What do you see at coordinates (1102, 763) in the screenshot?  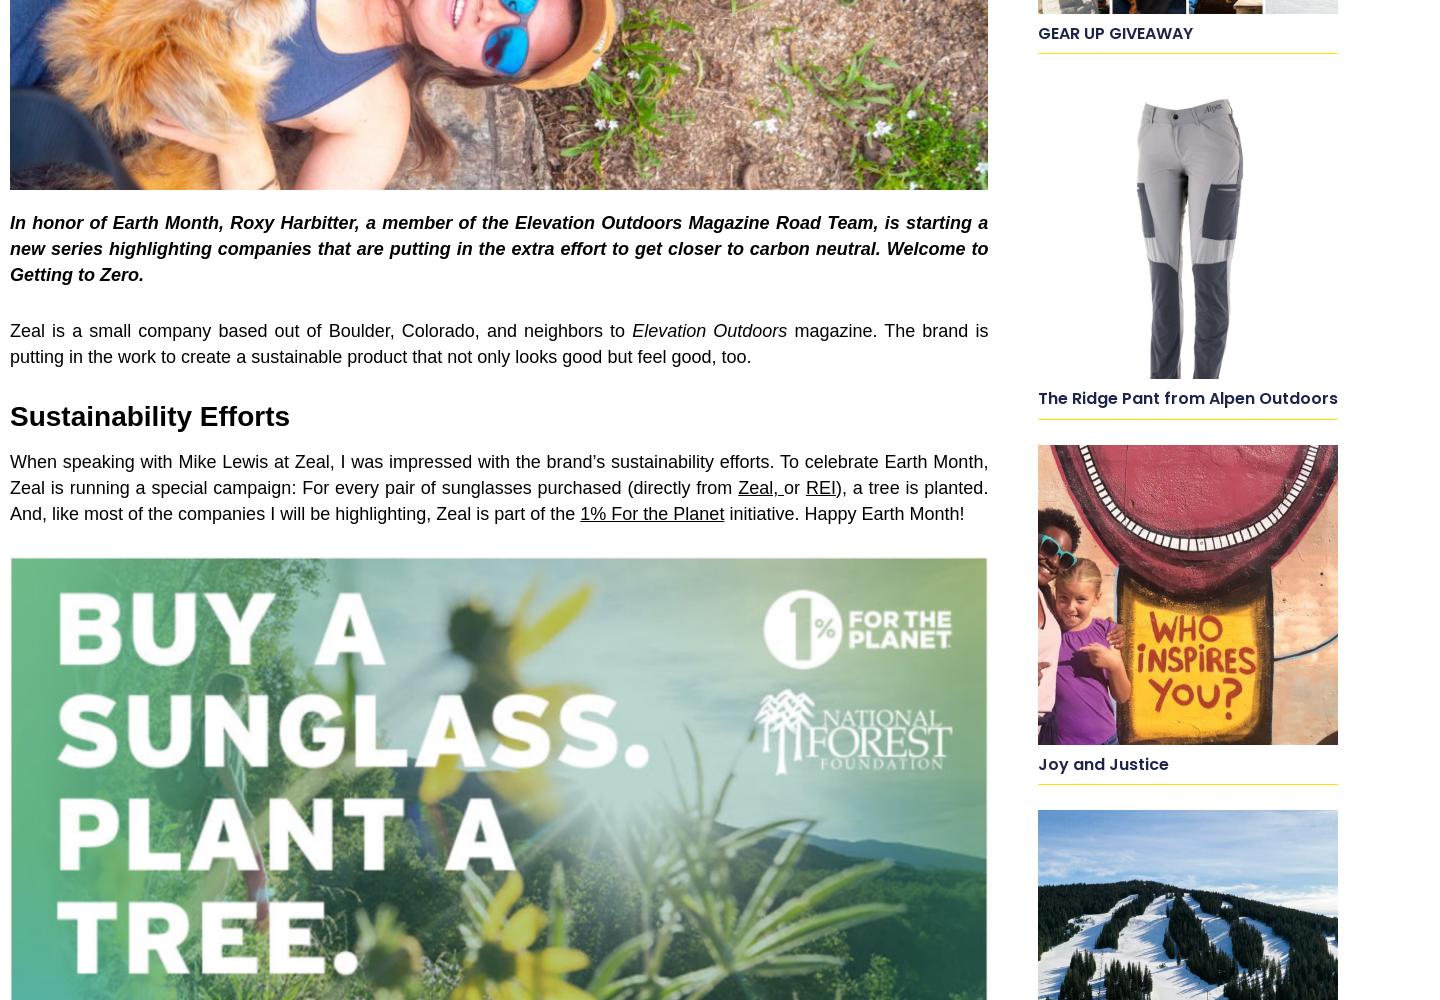 I see `'Joy and Justice'` at bounding box center [1102, 763].